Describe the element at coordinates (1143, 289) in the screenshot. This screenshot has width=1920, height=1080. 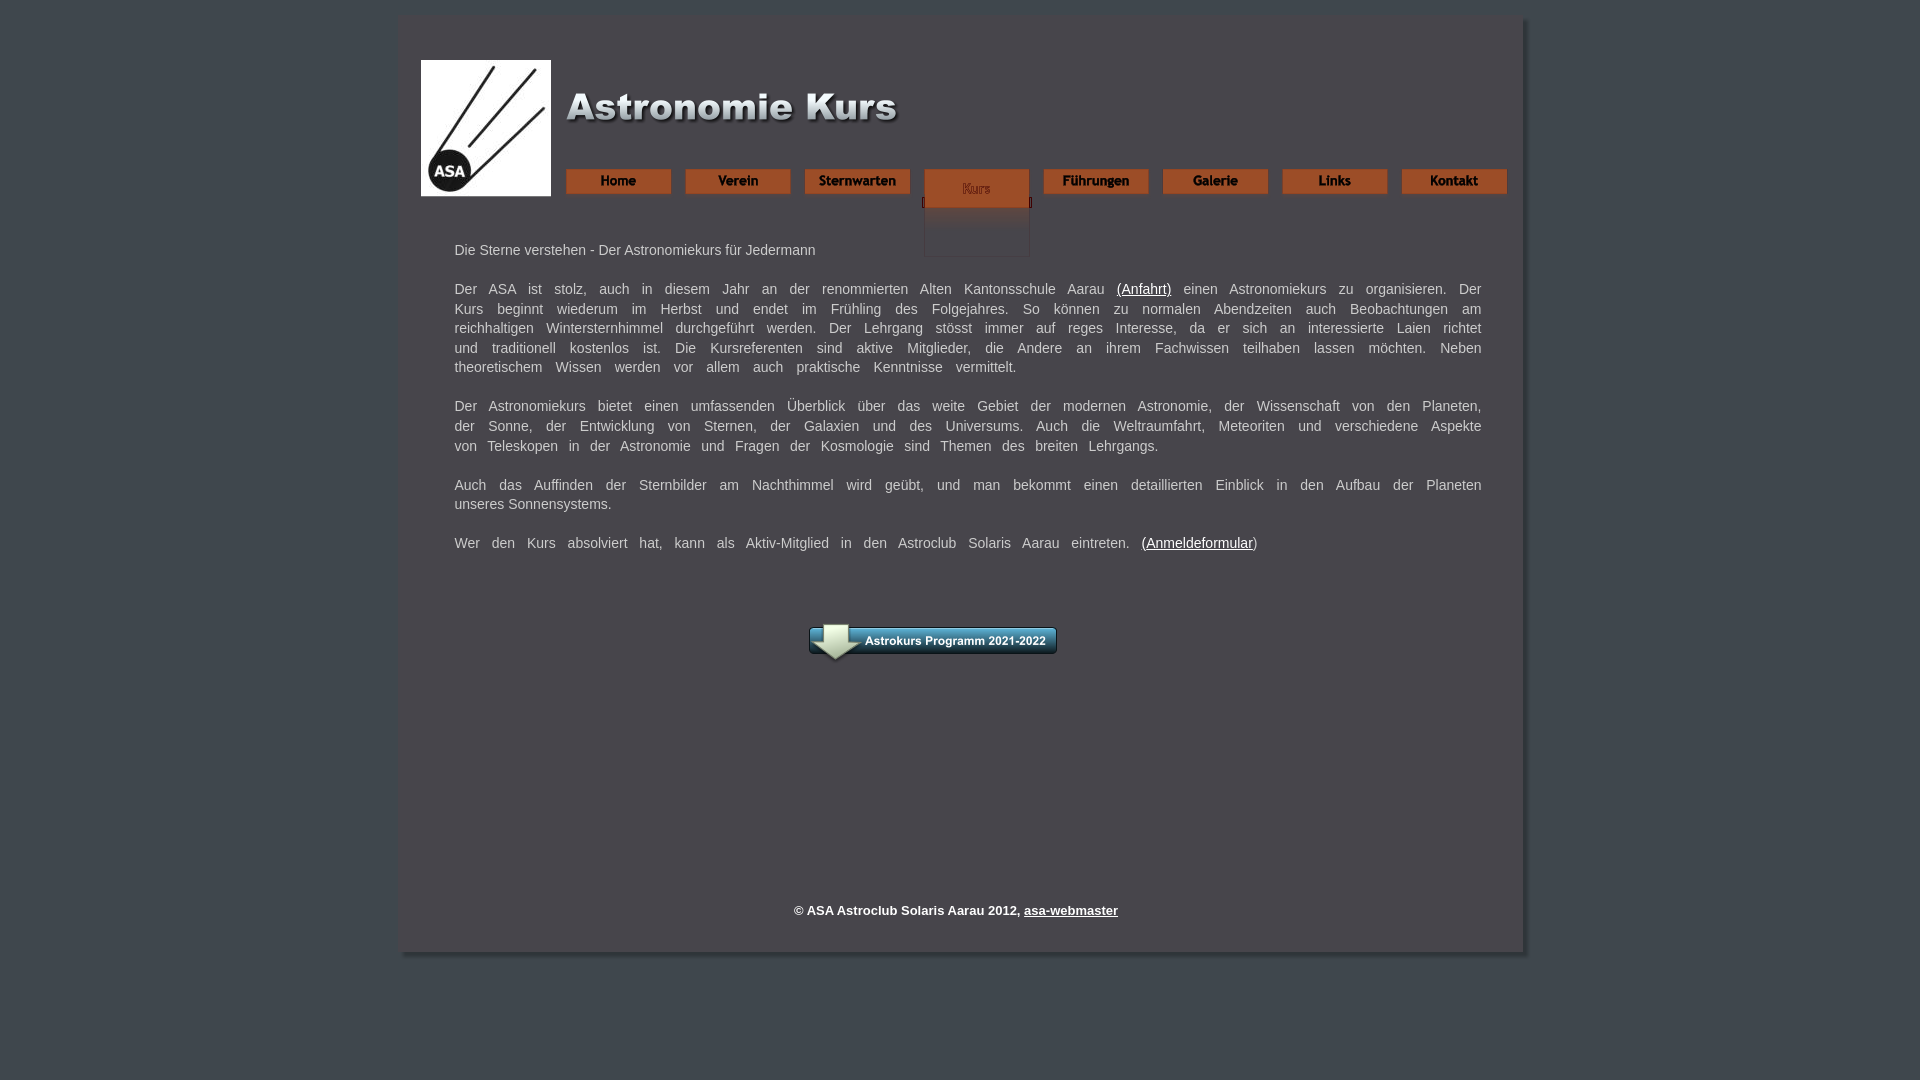
I see `'(Anfahrt)'` at that location.